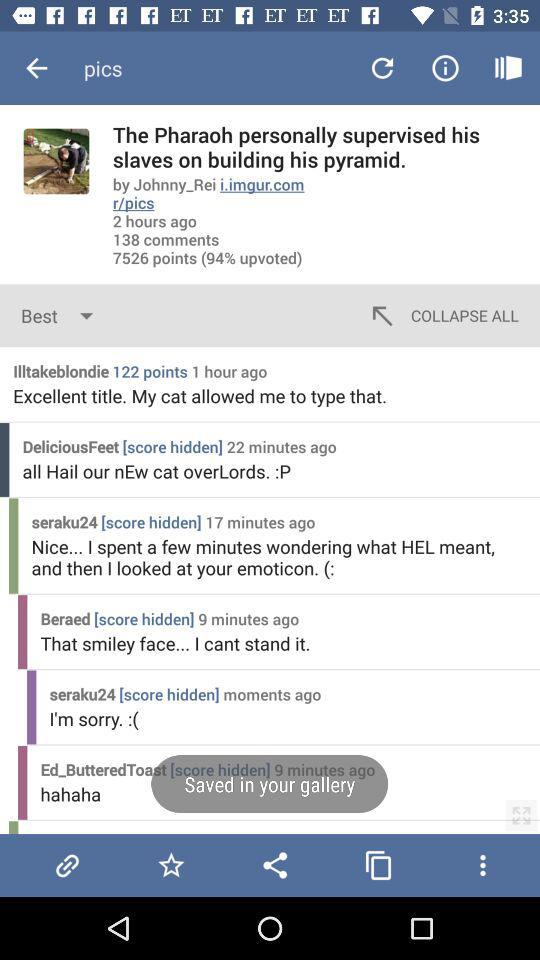  Describe the element at coordinates (67, 864) in the screenshot. I see `garry` at that location.